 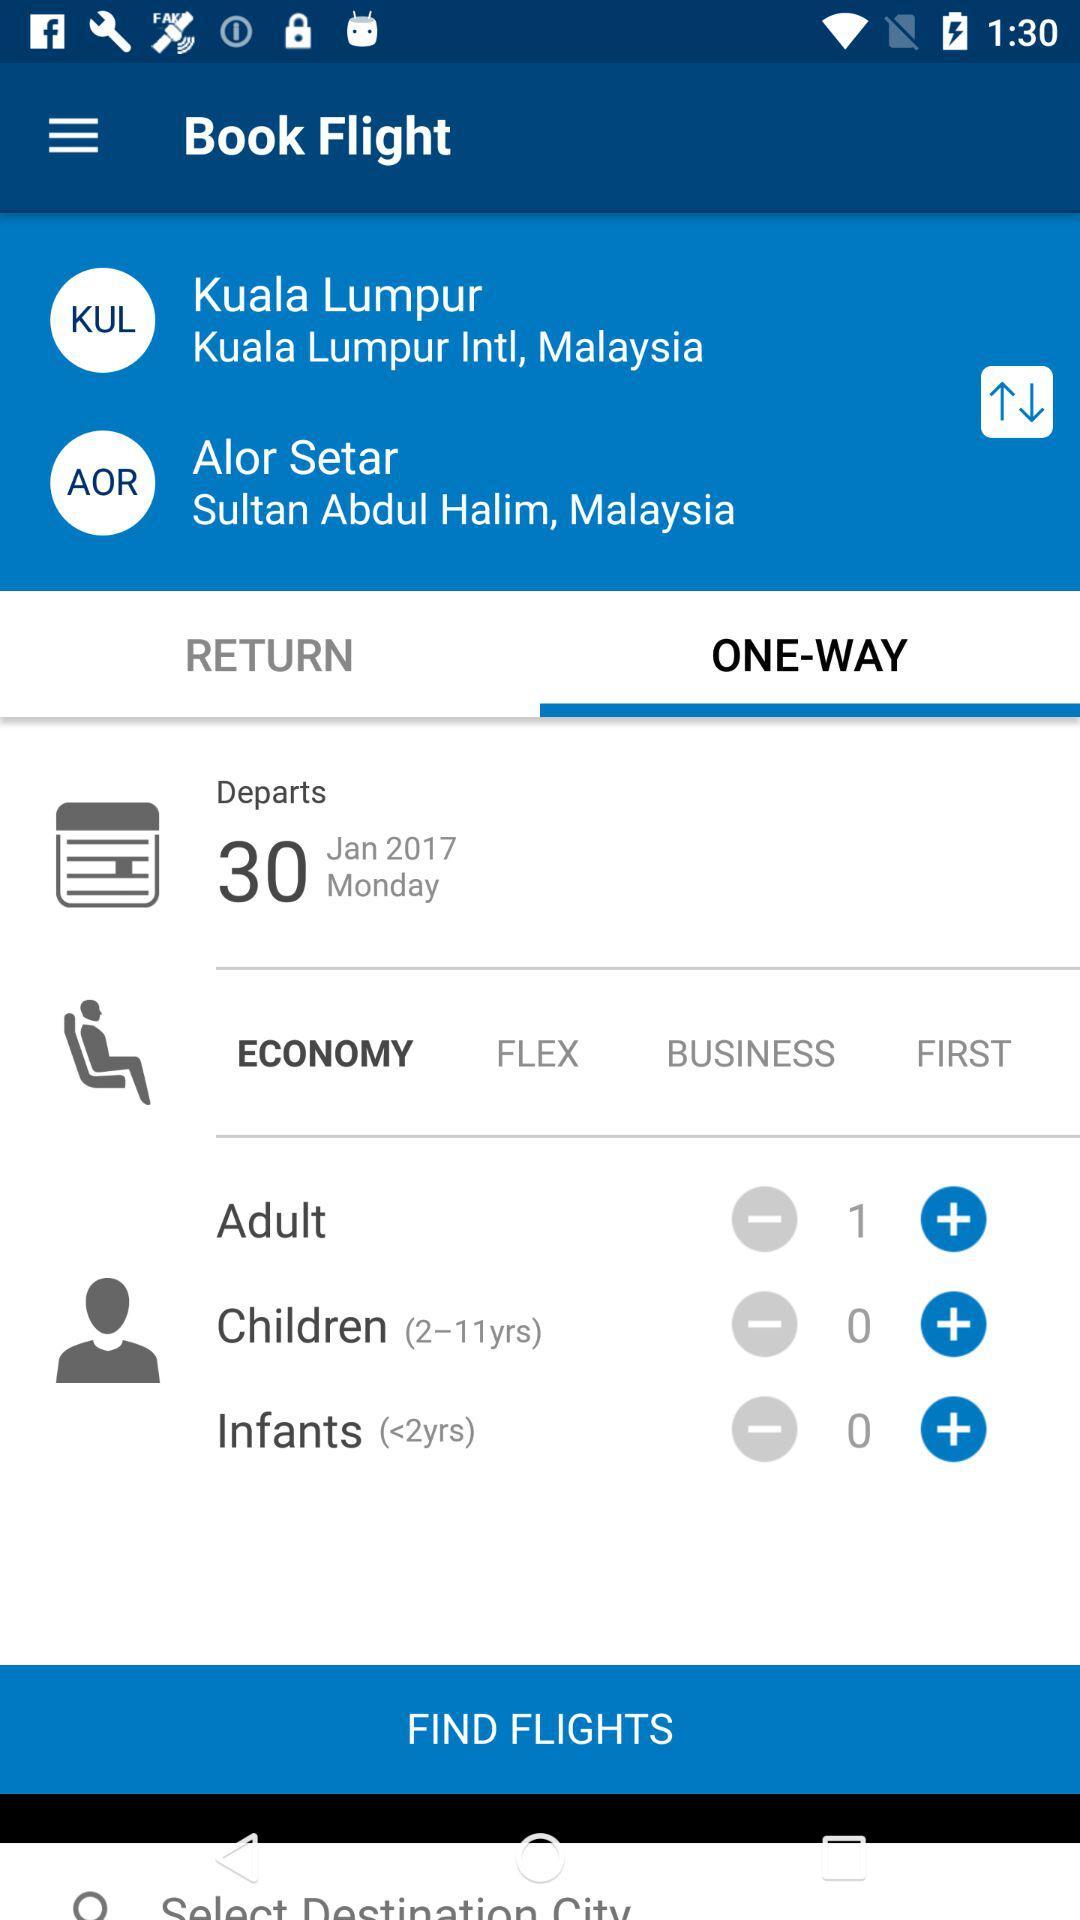 What do you see at coordinates (751, 1051) in the screenshot?
I see `icon to the left of first item` at bounding box center [751, 1051].